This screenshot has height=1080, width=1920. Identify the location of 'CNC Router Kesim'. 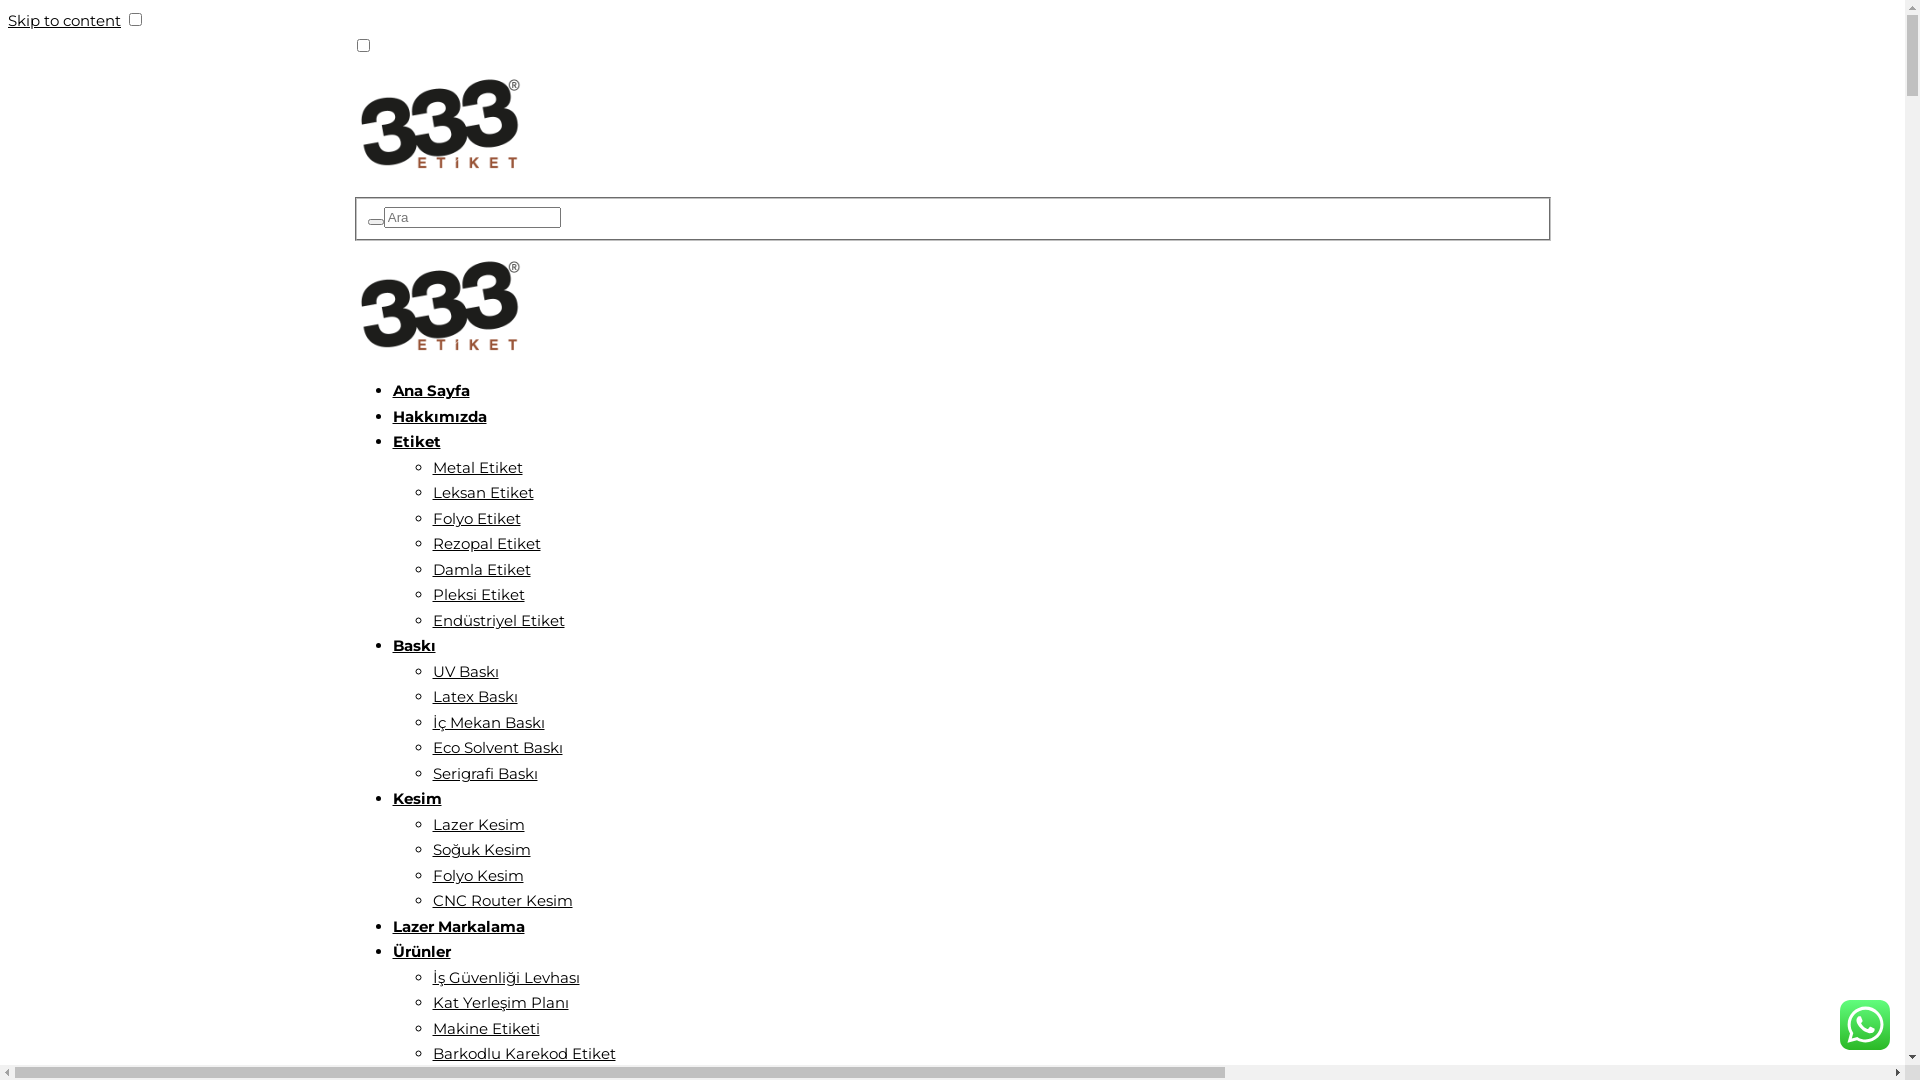
(502, 900).